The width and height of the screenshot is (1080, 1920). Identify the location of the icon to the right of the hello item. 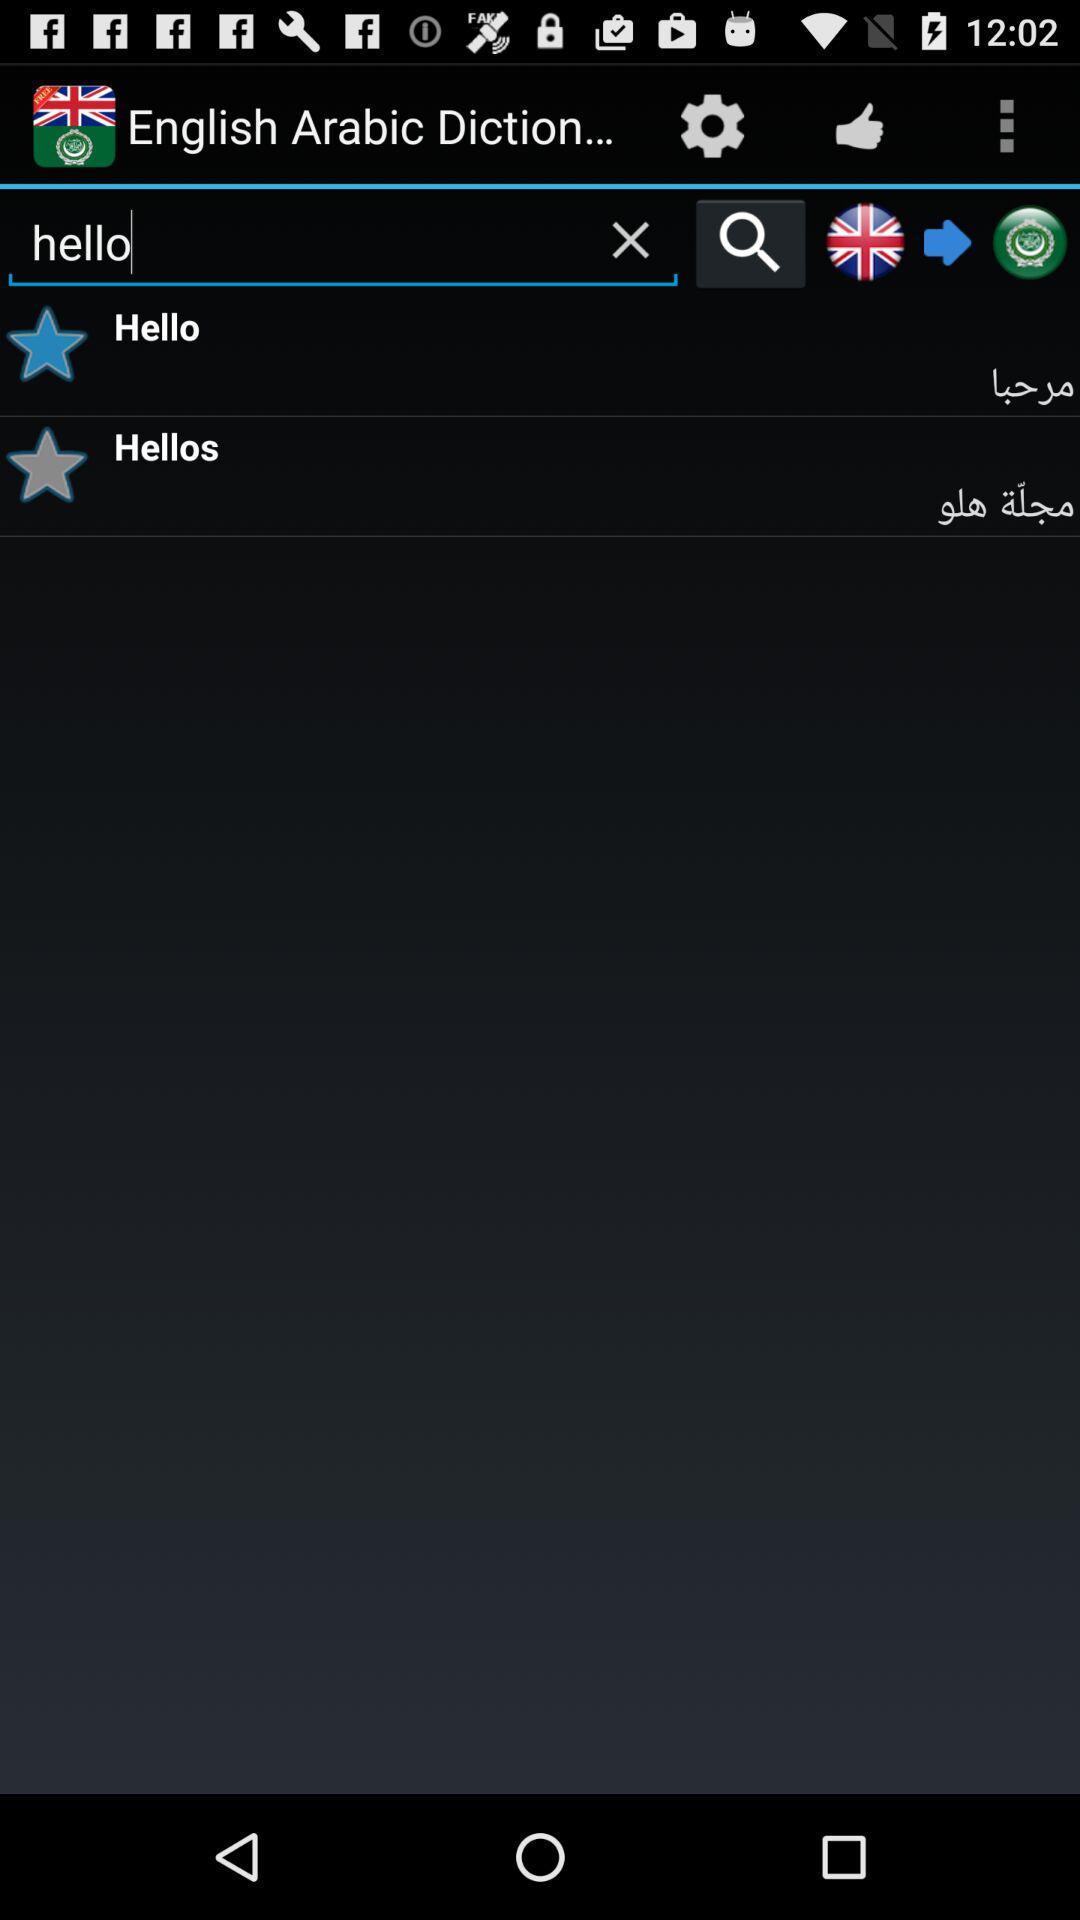
(750, 242).